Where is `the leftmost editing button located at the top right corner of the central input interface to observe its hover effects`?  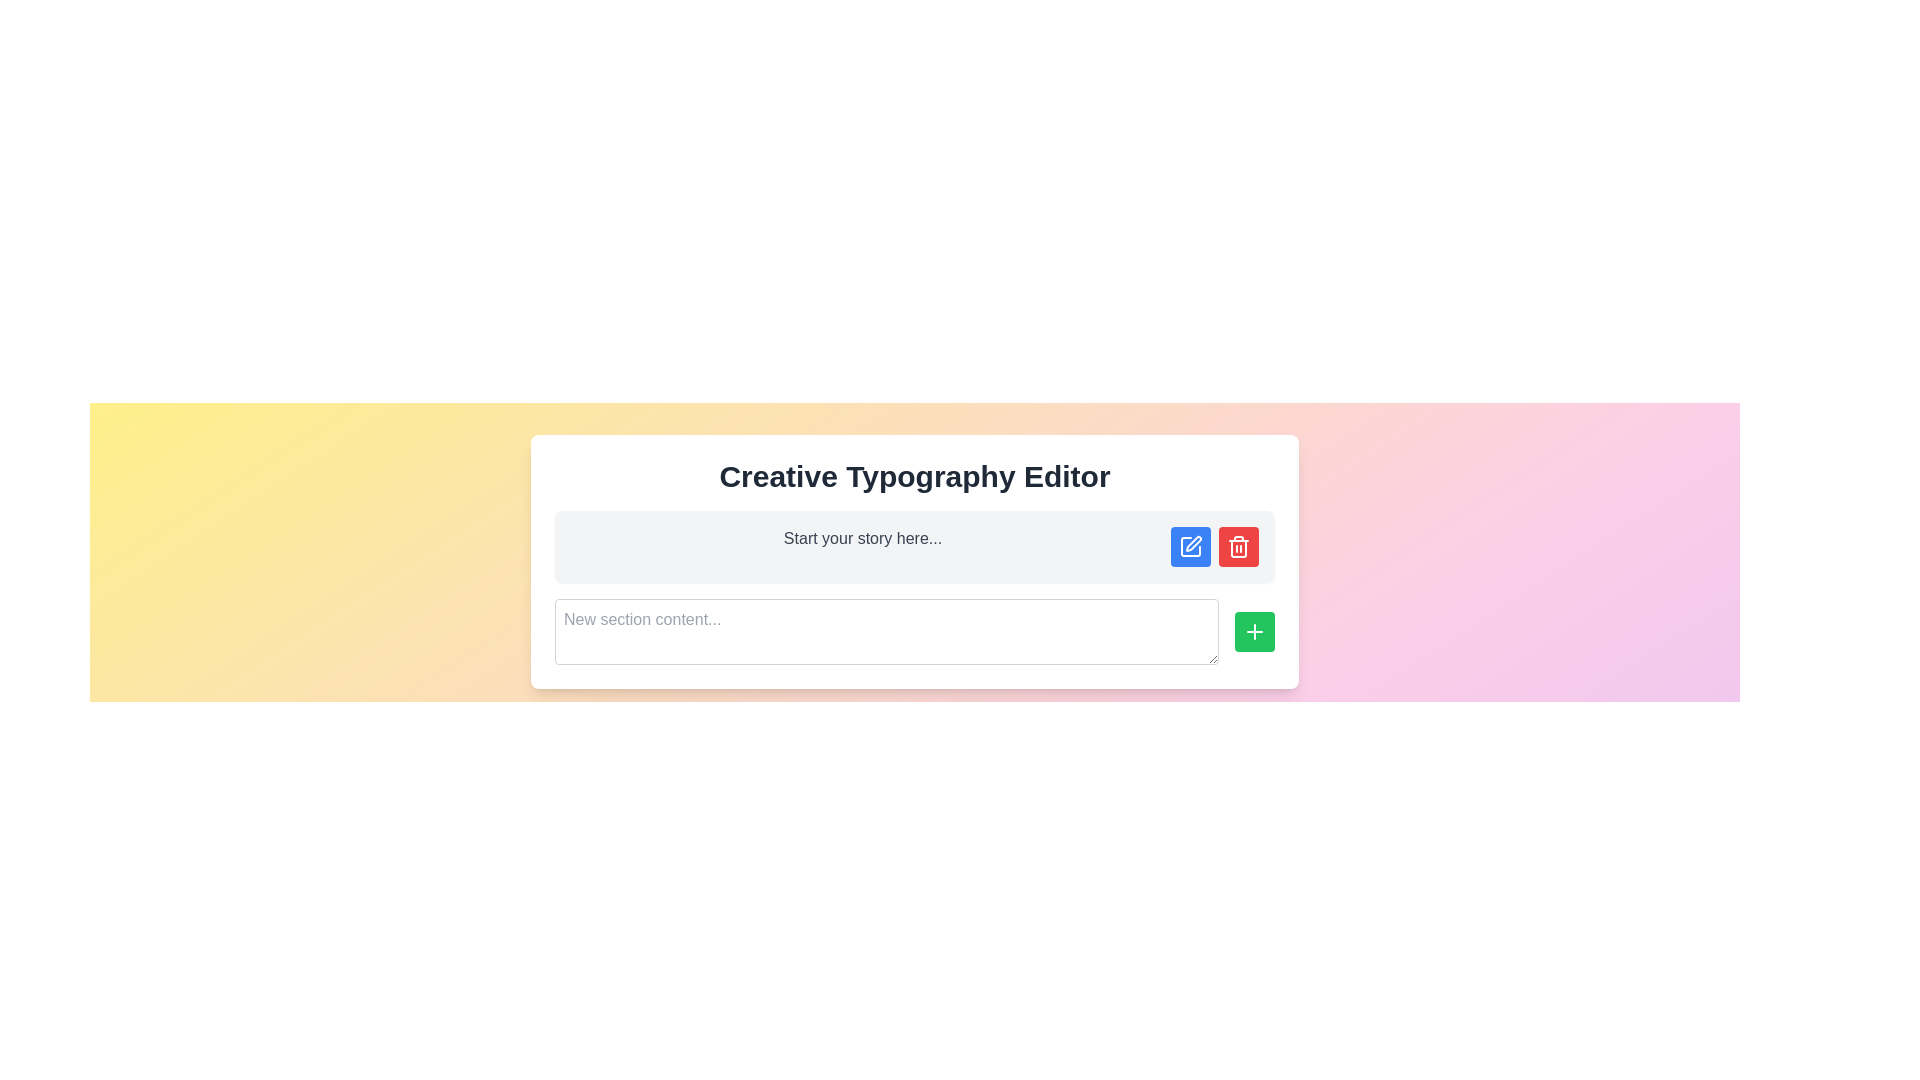
the leftmost editing button located at the top right corner of the central input interface to observe its hover effects is located at coordinates (1190, 547).